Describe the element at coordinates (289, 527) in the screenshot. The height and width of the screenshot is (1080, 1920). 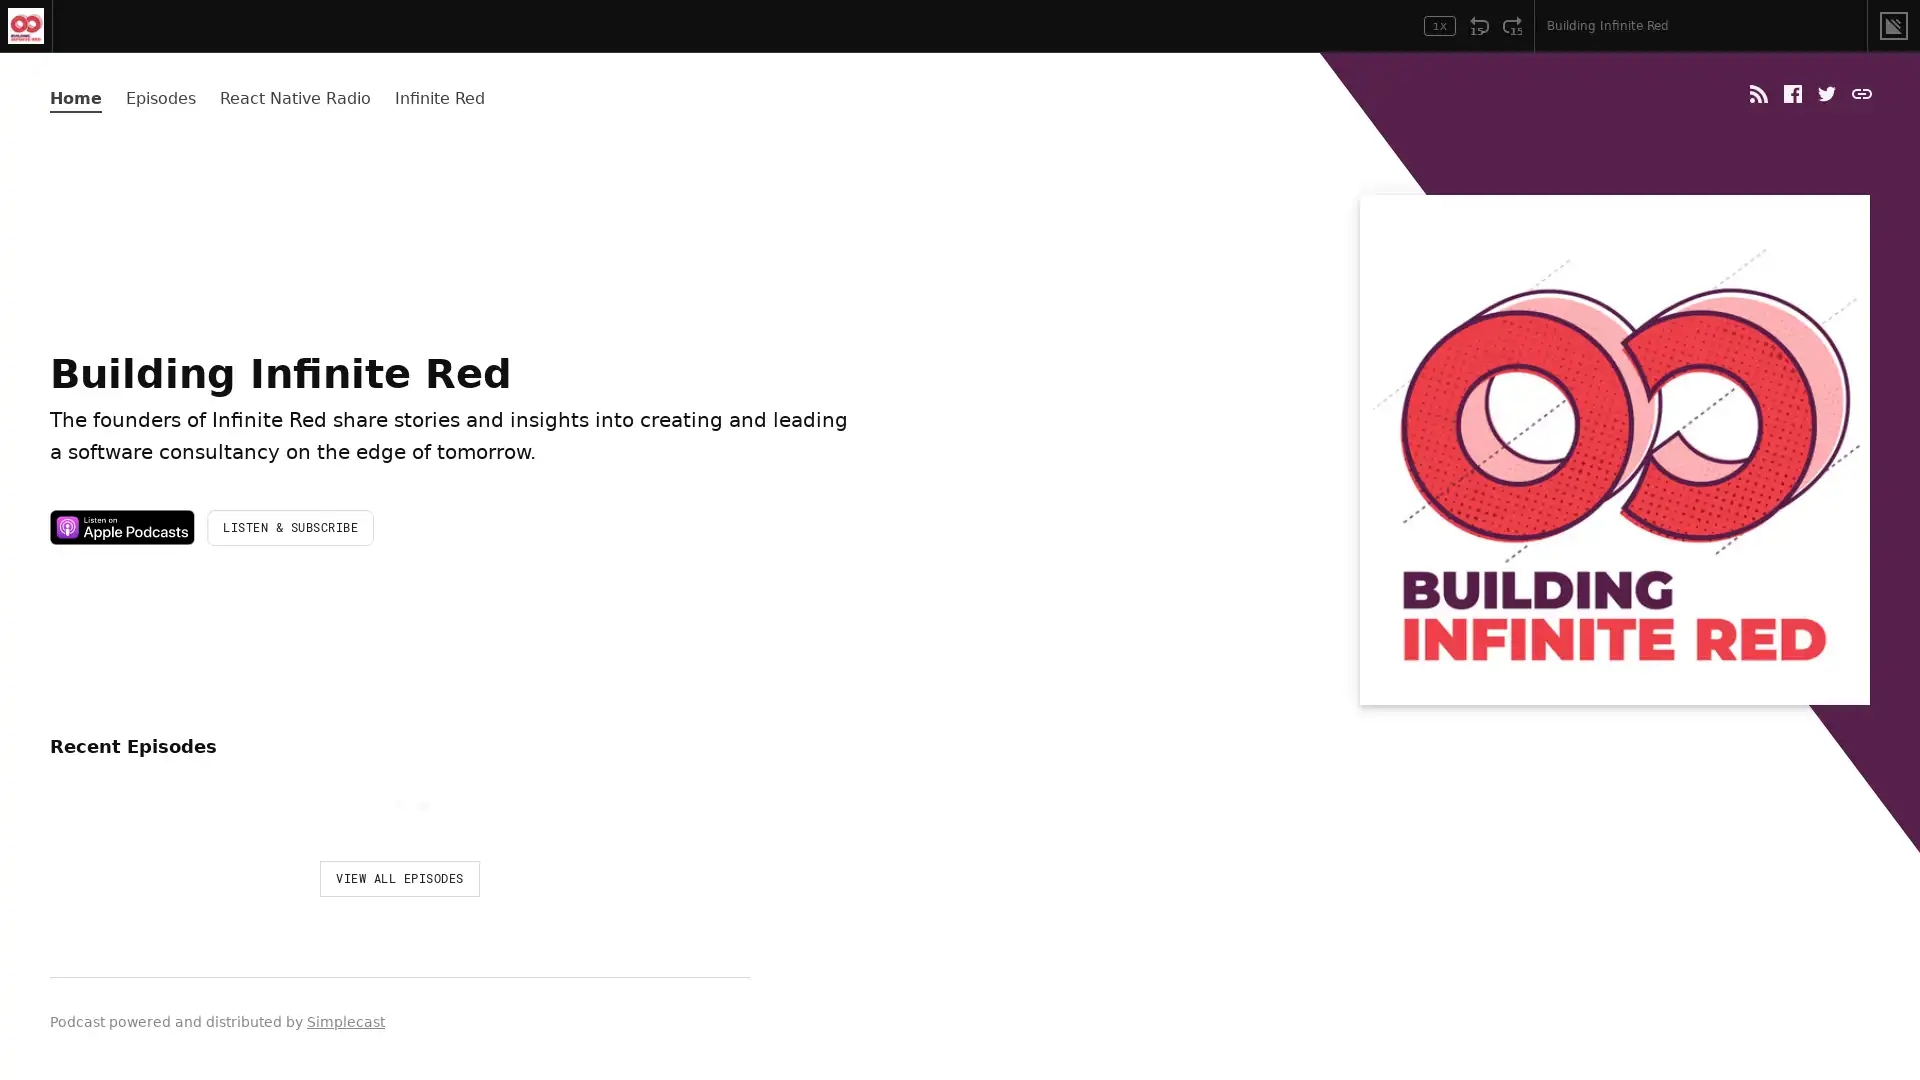
I see `LISTEN & SUBSCRIBE` at that location.